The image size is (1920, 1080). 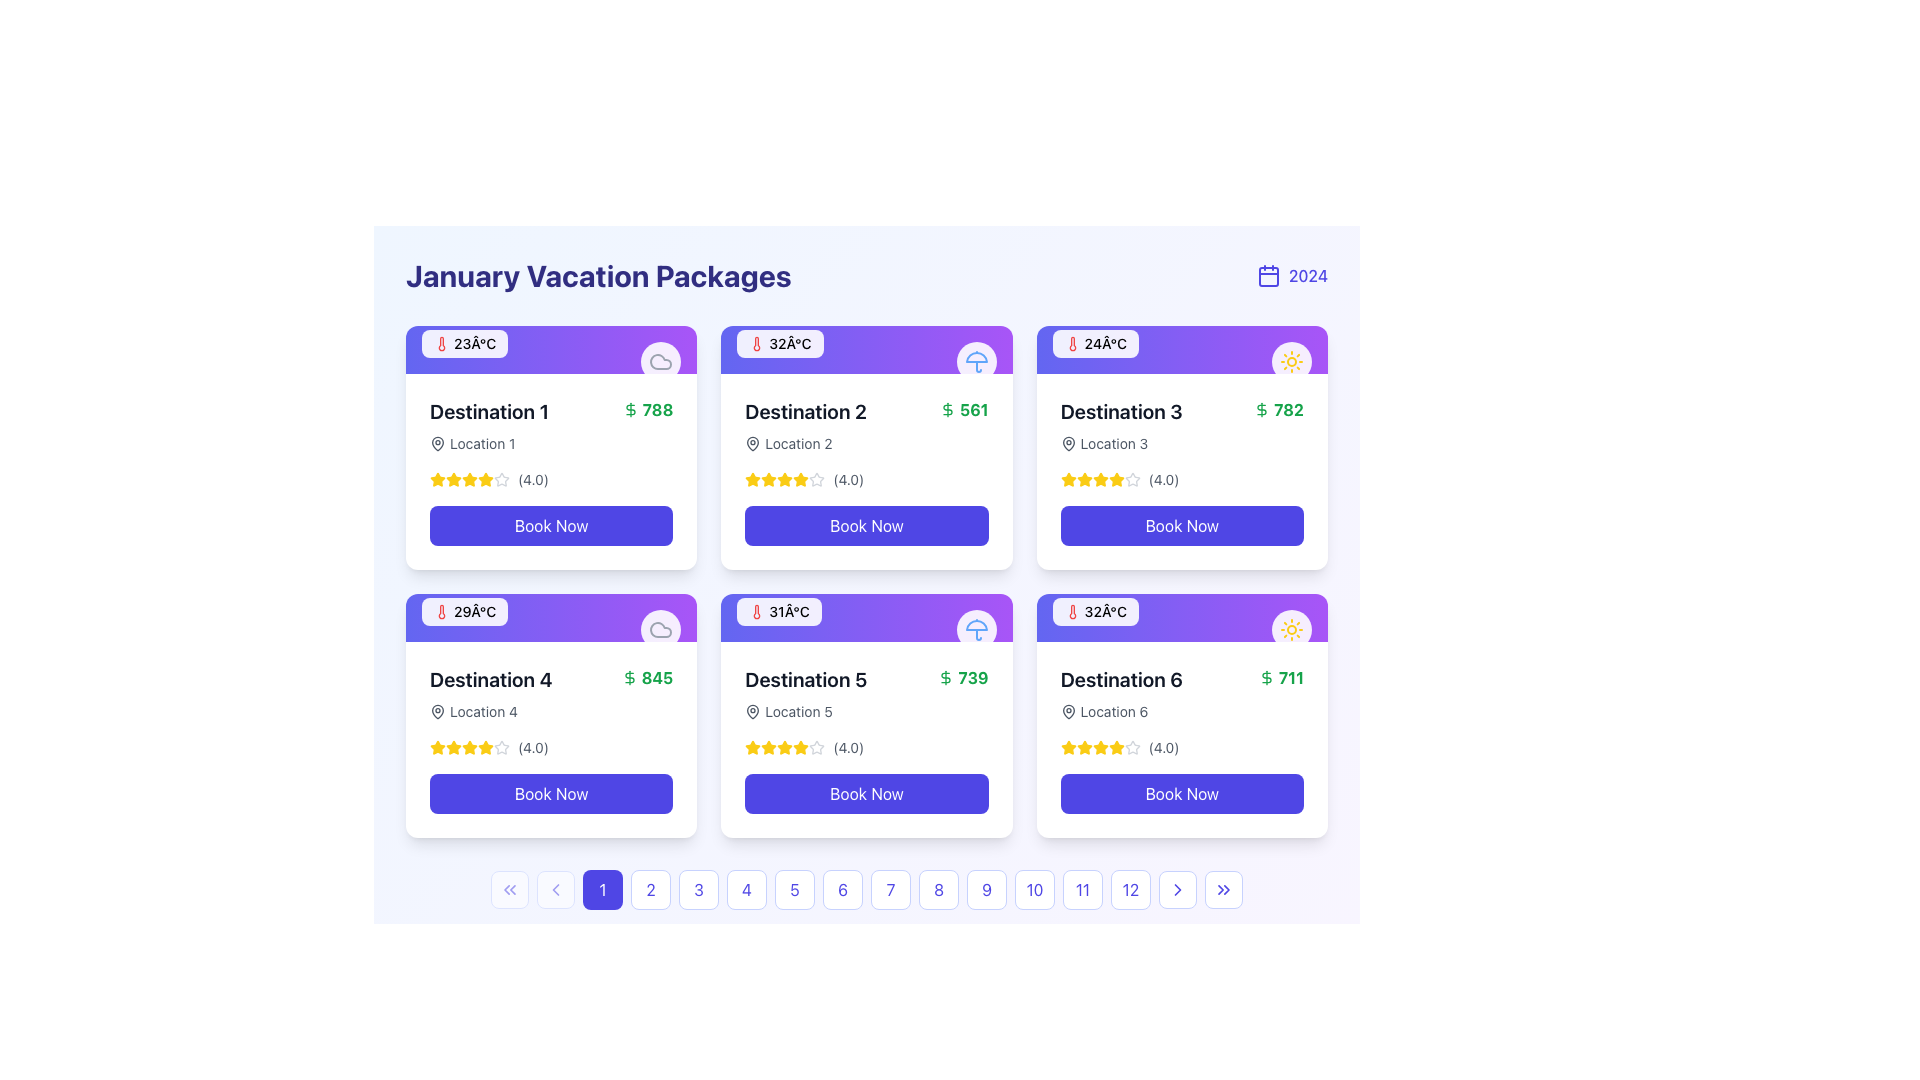 What do you see at coordinates (629, 408) in the screenshot?
I see `the green dollar sign icon located in the top-left corner of the text '788' in the price indicator section of 'Destination 1' card` at bounding box center [629, 408].